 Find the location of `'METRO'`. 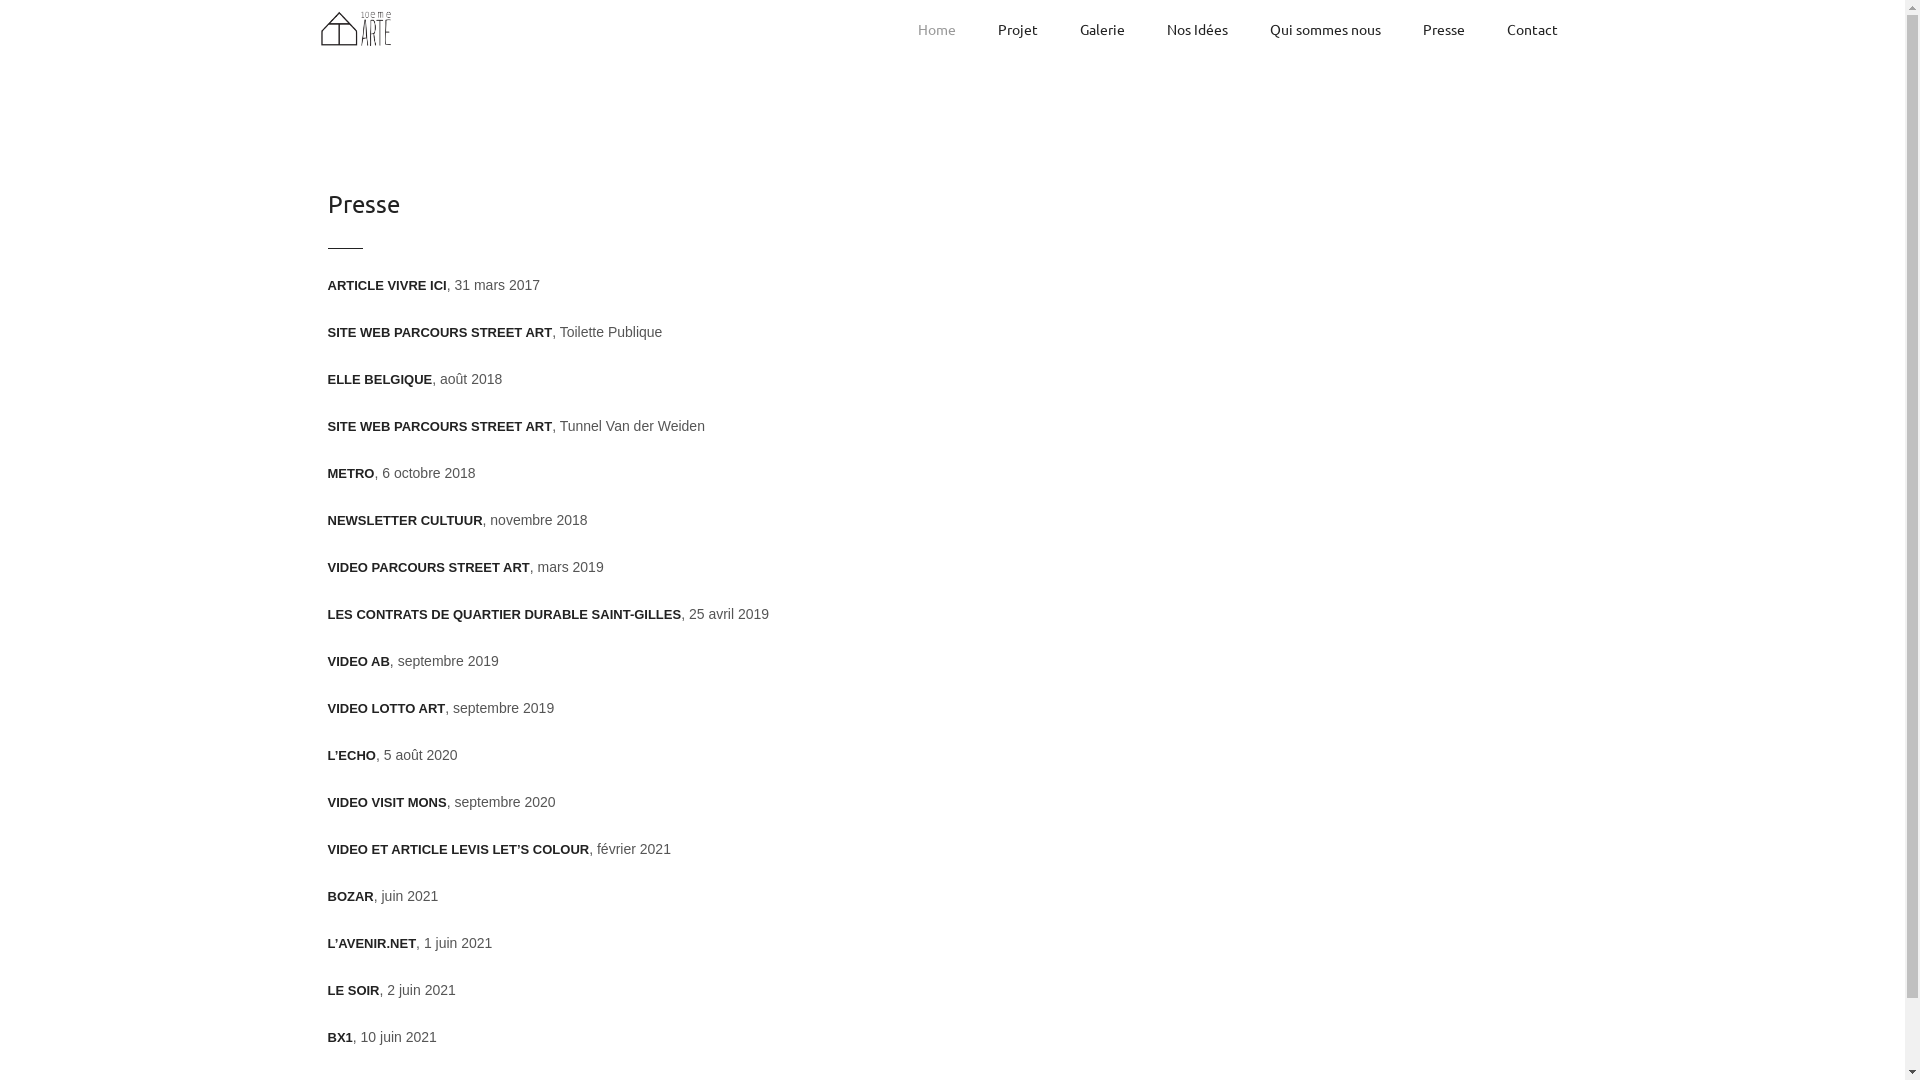

'METRO' is located at coordinates (351, 473).